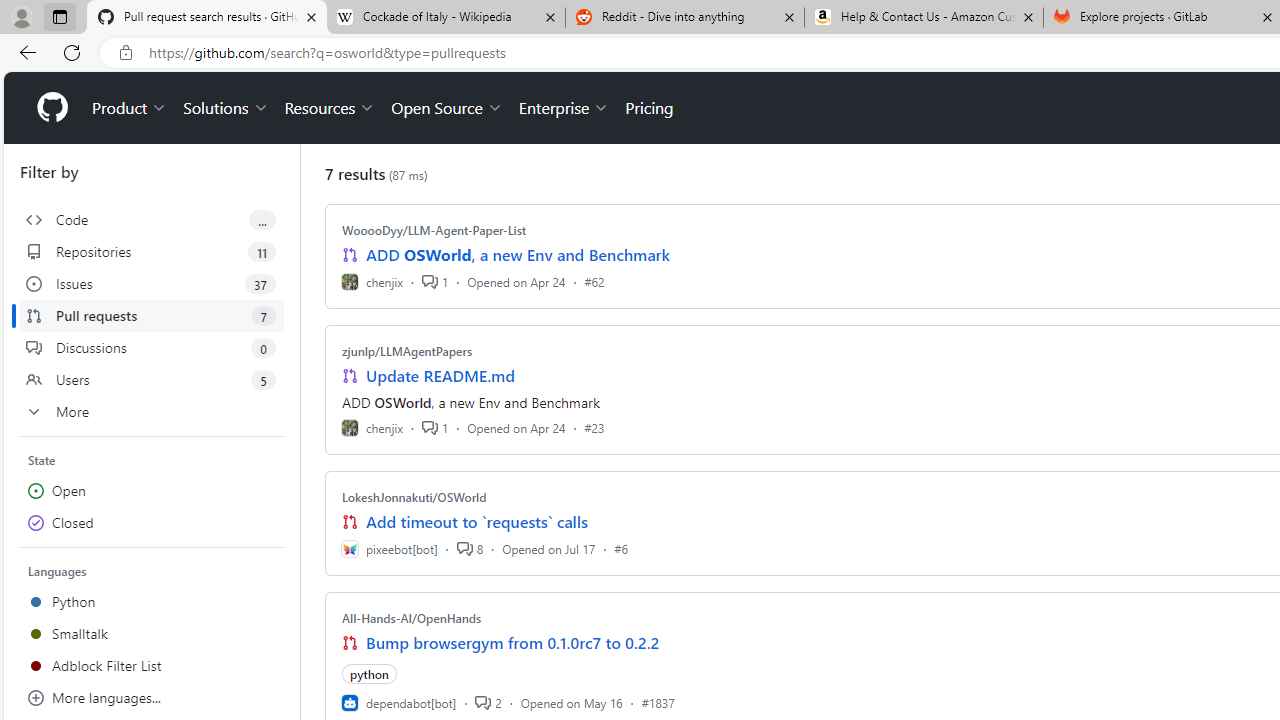 This screenshot has width=1280, height=720. What do you see at coordinates (513, 642) in the screenshot?
I see `'Bump browsergym from 0.1.0rc7 to 0.2.2'` at bounding box center [513, 642].